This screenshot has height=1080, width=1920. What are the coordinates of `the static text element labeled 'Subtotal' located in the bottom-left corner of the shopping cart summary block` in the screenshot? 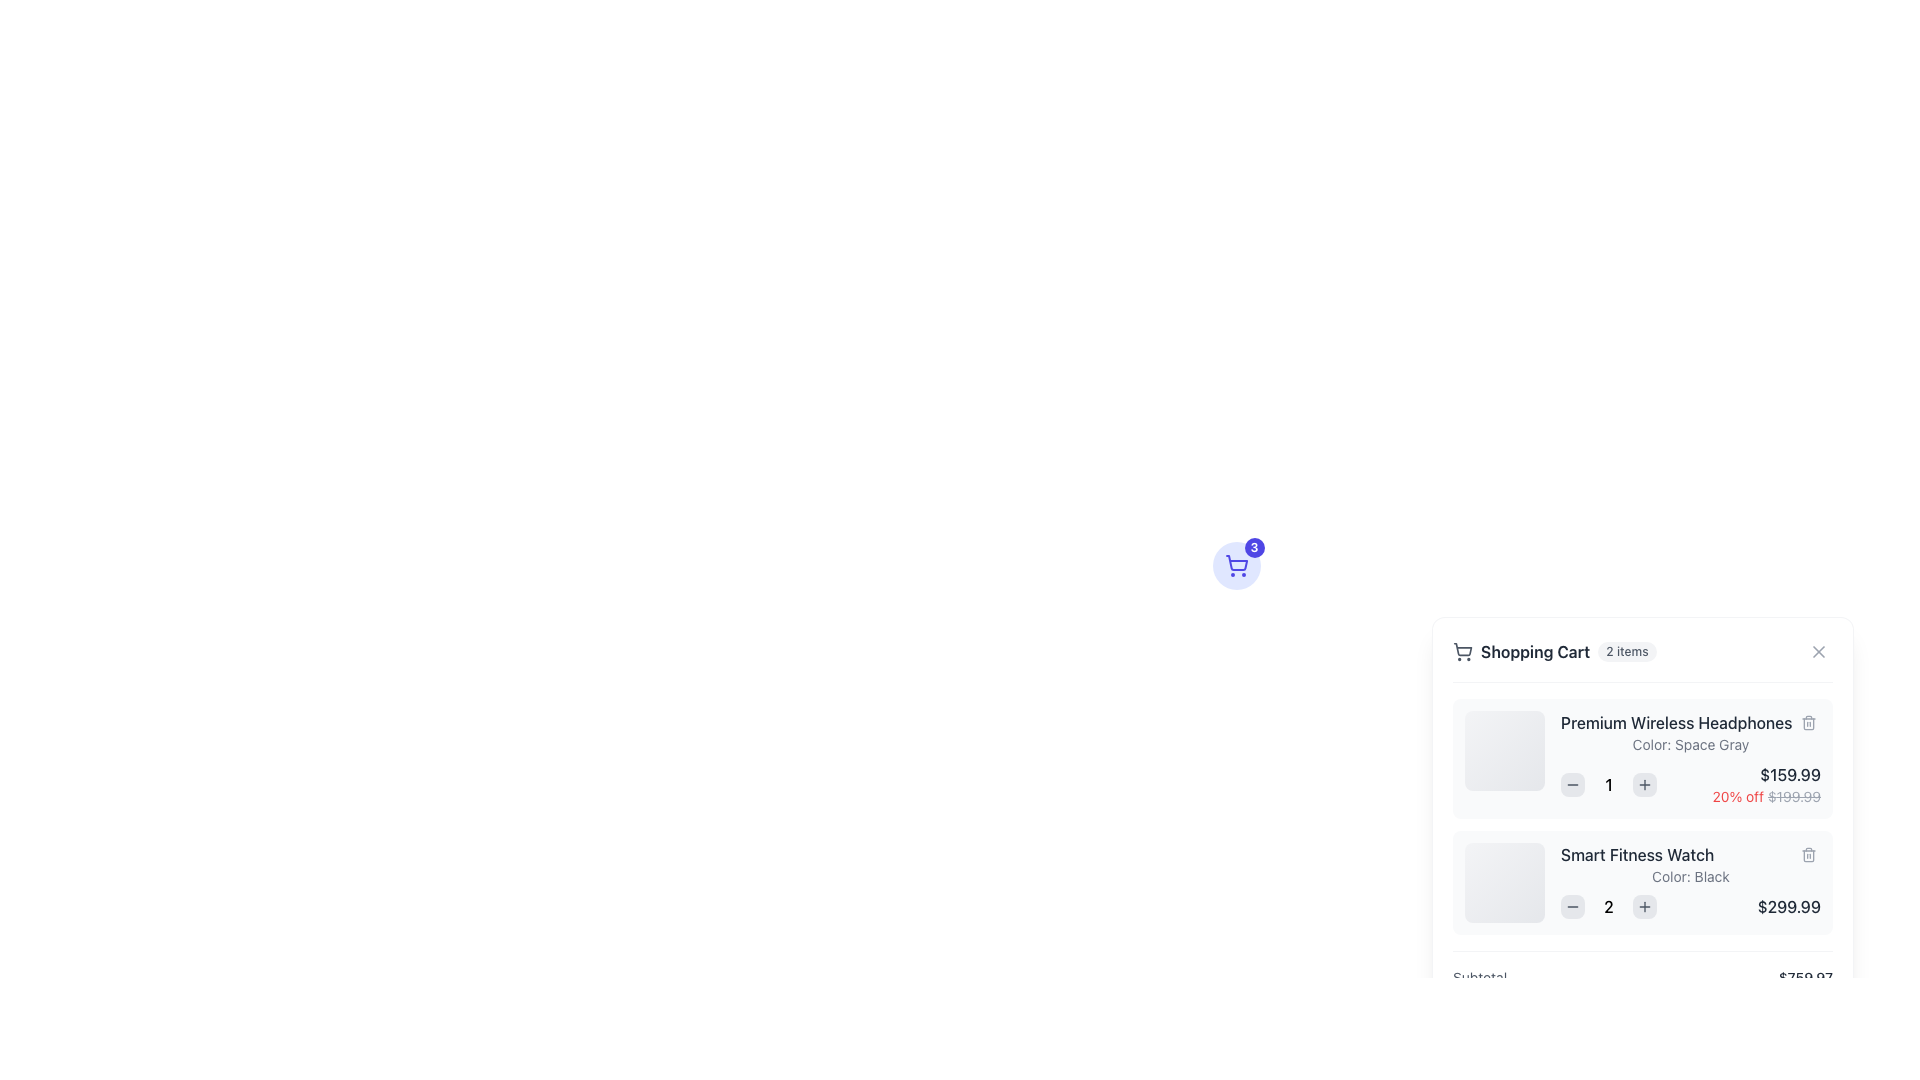 It's located at (1480, 977).